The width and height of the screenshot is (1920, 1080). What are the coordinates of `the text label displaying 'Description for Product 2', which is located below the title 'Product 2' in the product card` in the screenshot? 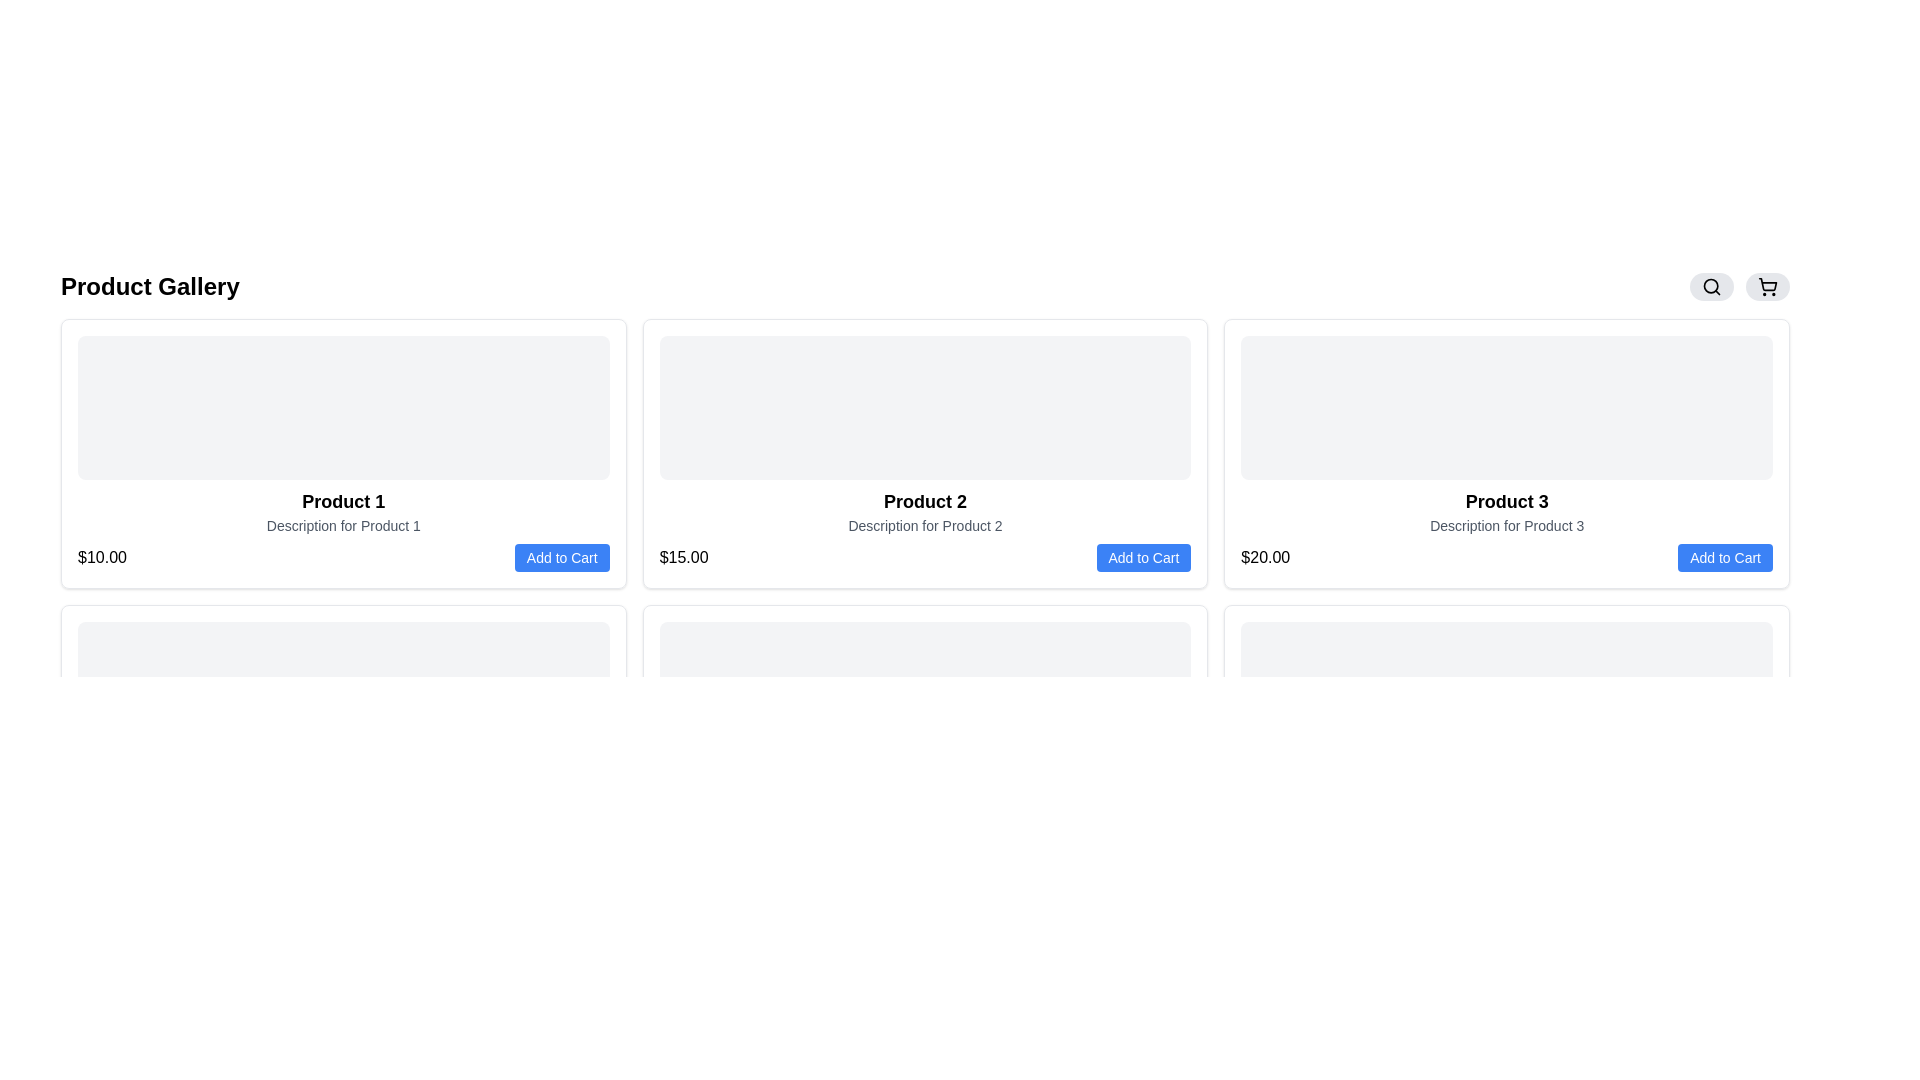 It's located at (924, 524).